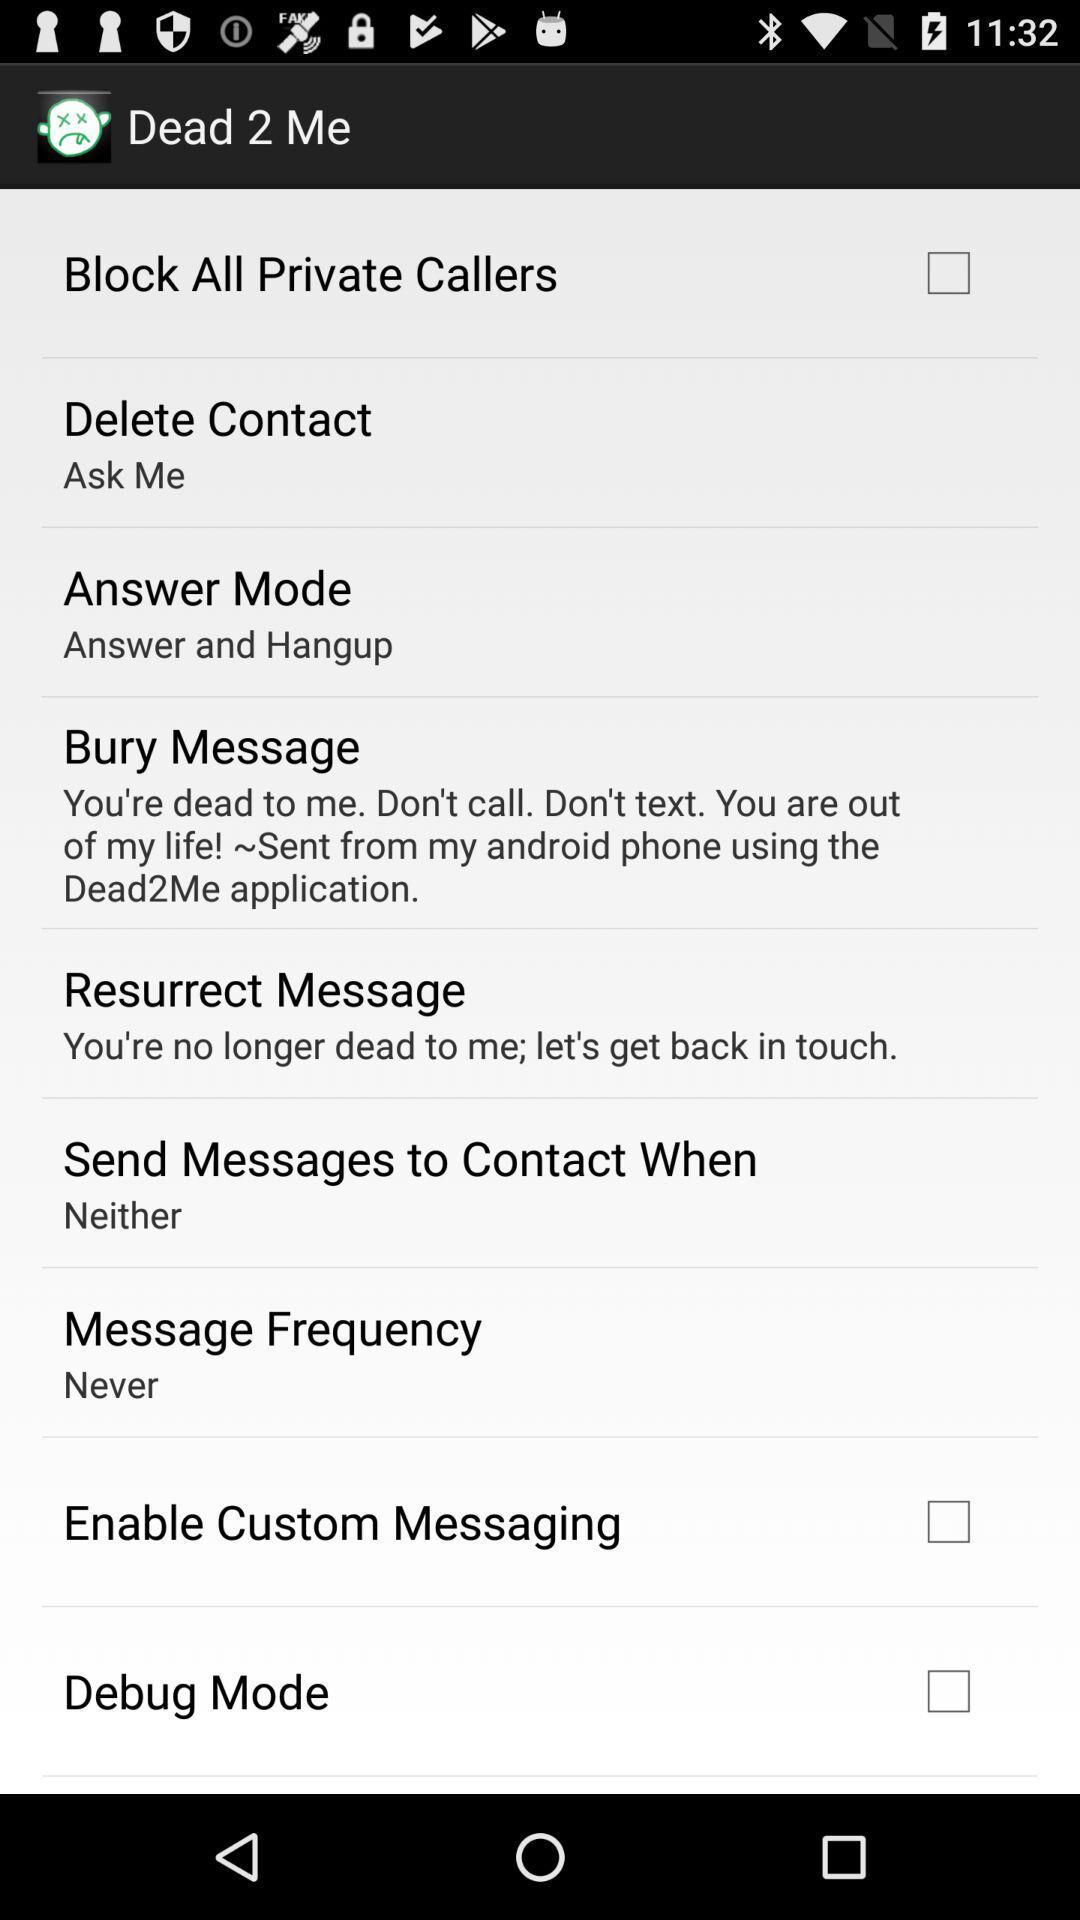 This screenshot has height=1920, width=1080. Describe the element at coordinates (122, 1213) in the screenshot. I see `item above message frequency` at that location.